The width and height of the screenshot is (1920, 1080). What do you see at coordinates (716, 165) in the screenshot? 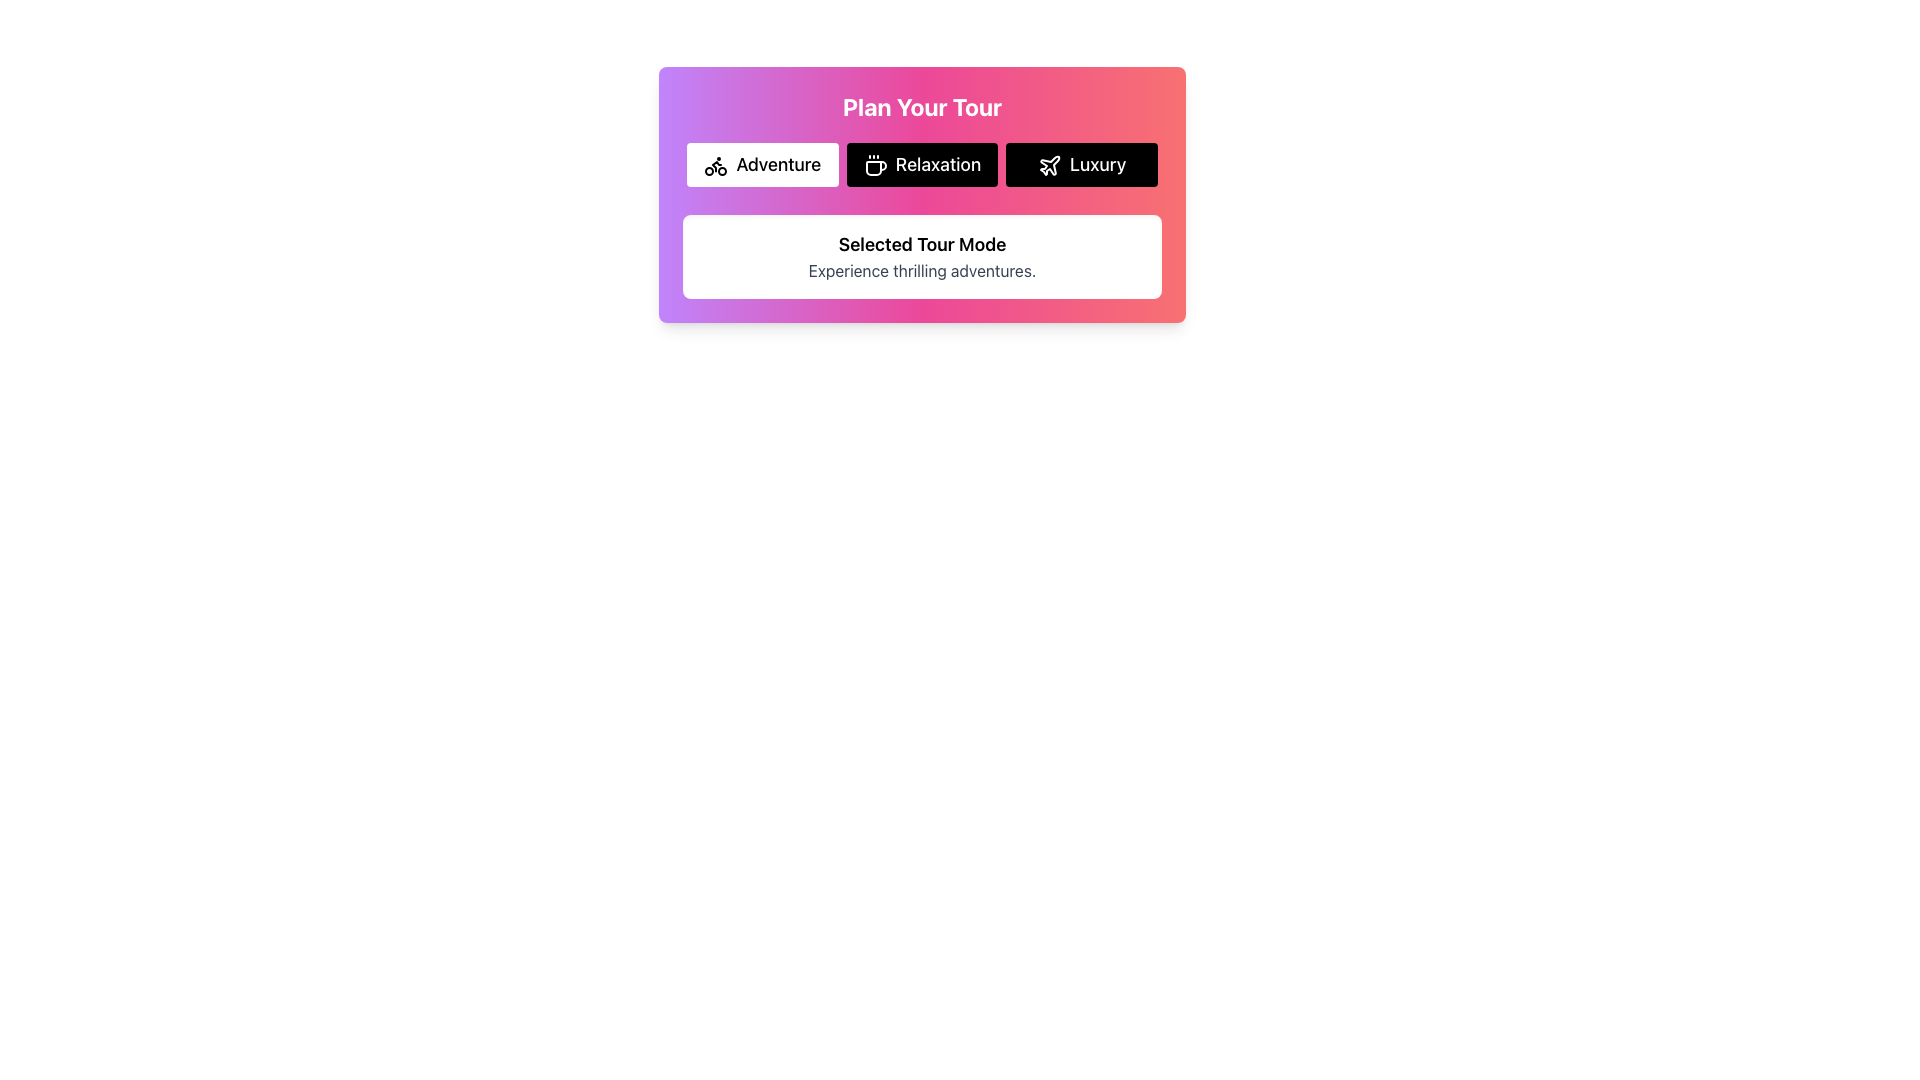
I see `the 'Adventure' mode icon located to the left of the 'Adventure' label in the 'Plan Your Tour' section` at bounding box center [716, 165].